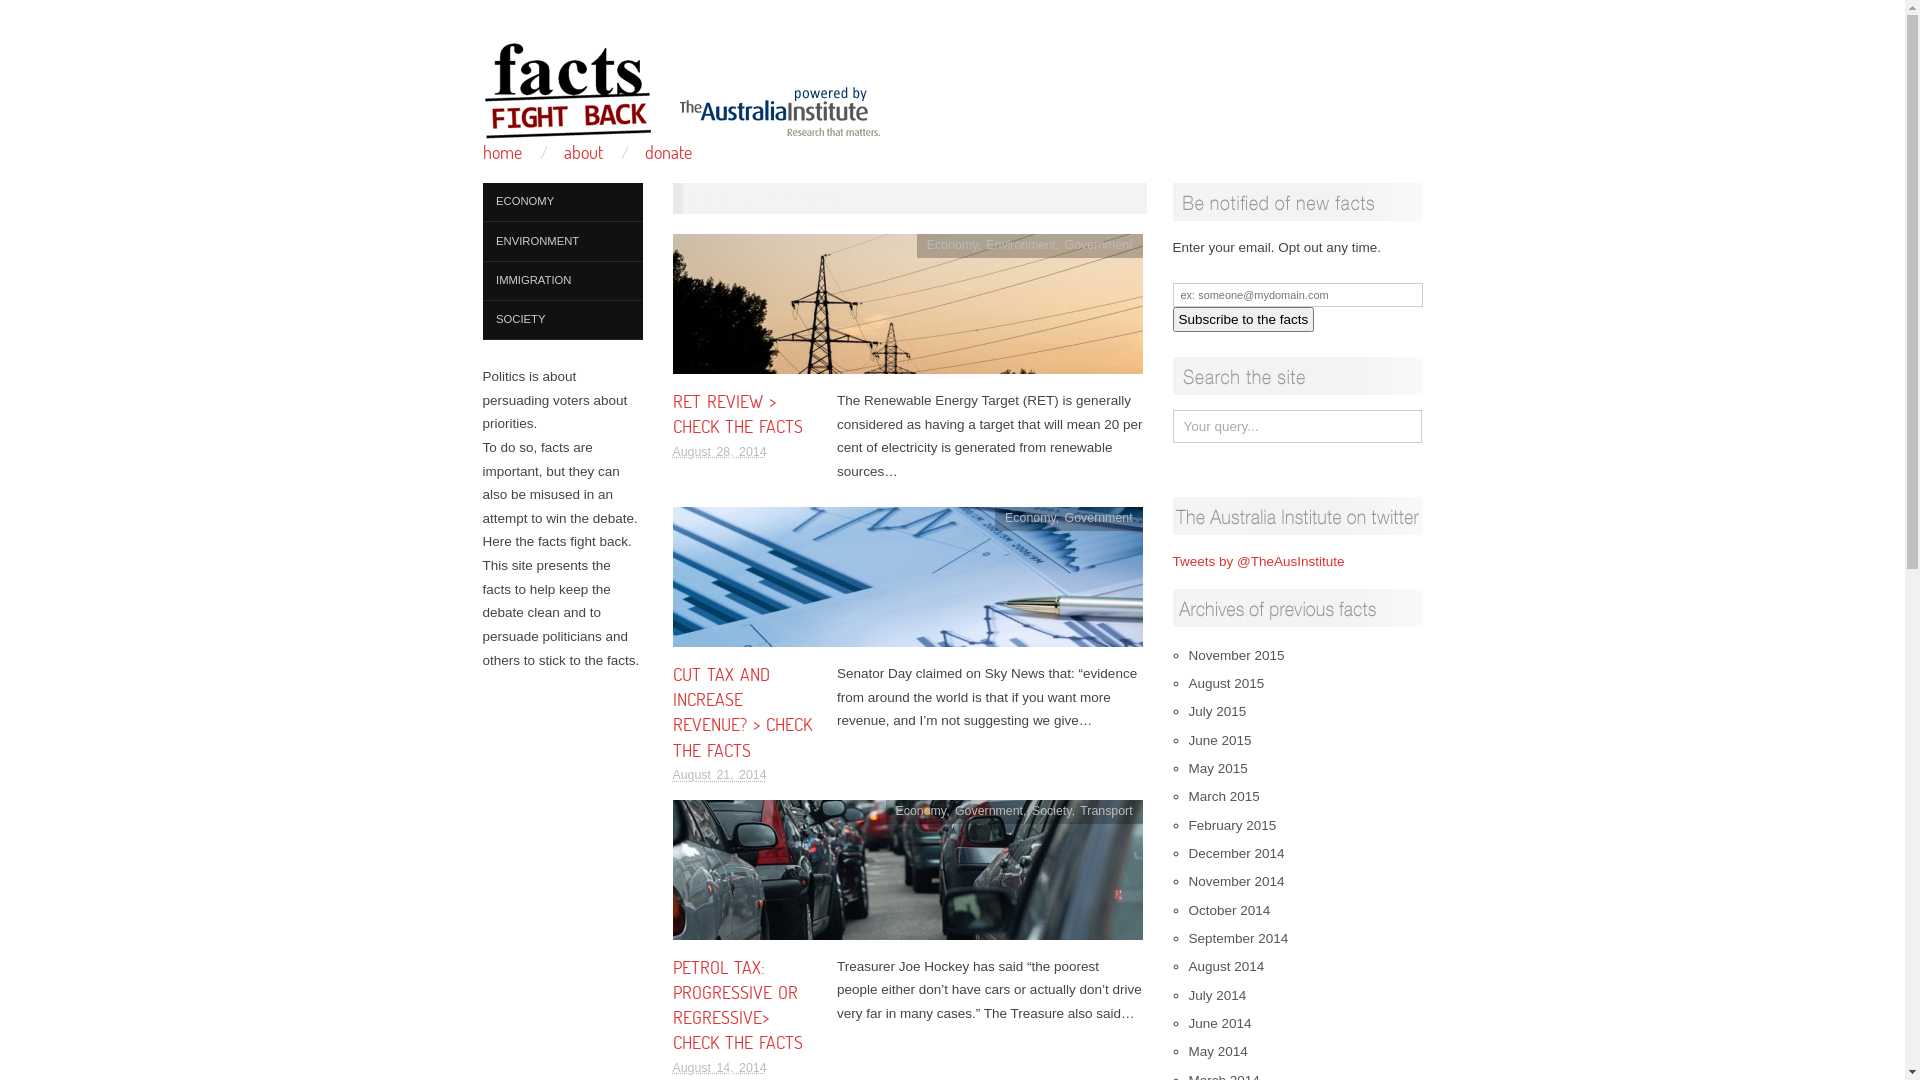  Describe the element at coordinates (1218, 740) in the screenshot. I see `'June 2015'` at that location.